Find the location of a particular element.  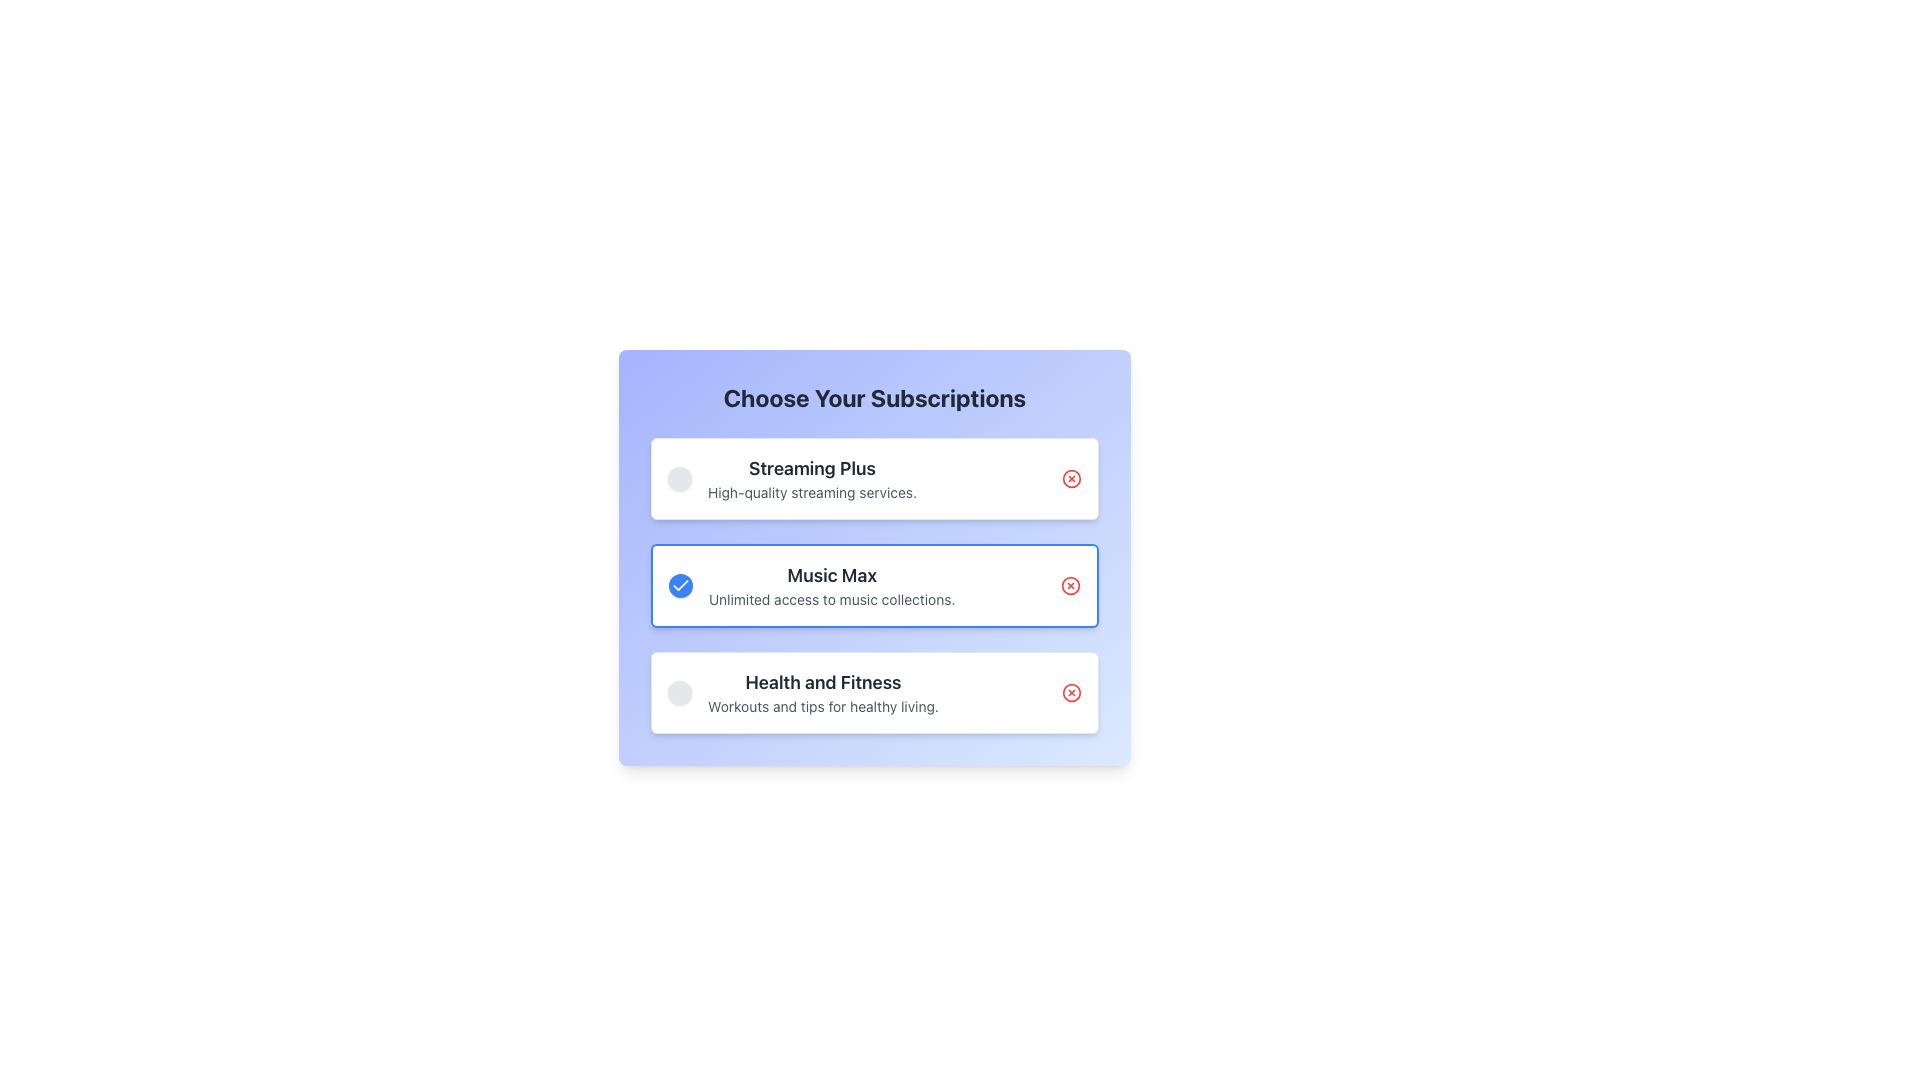

text block labeled 'Music Max' which contains the description 'Unlimited access to music collections.' is located at coordinates (832, 585).